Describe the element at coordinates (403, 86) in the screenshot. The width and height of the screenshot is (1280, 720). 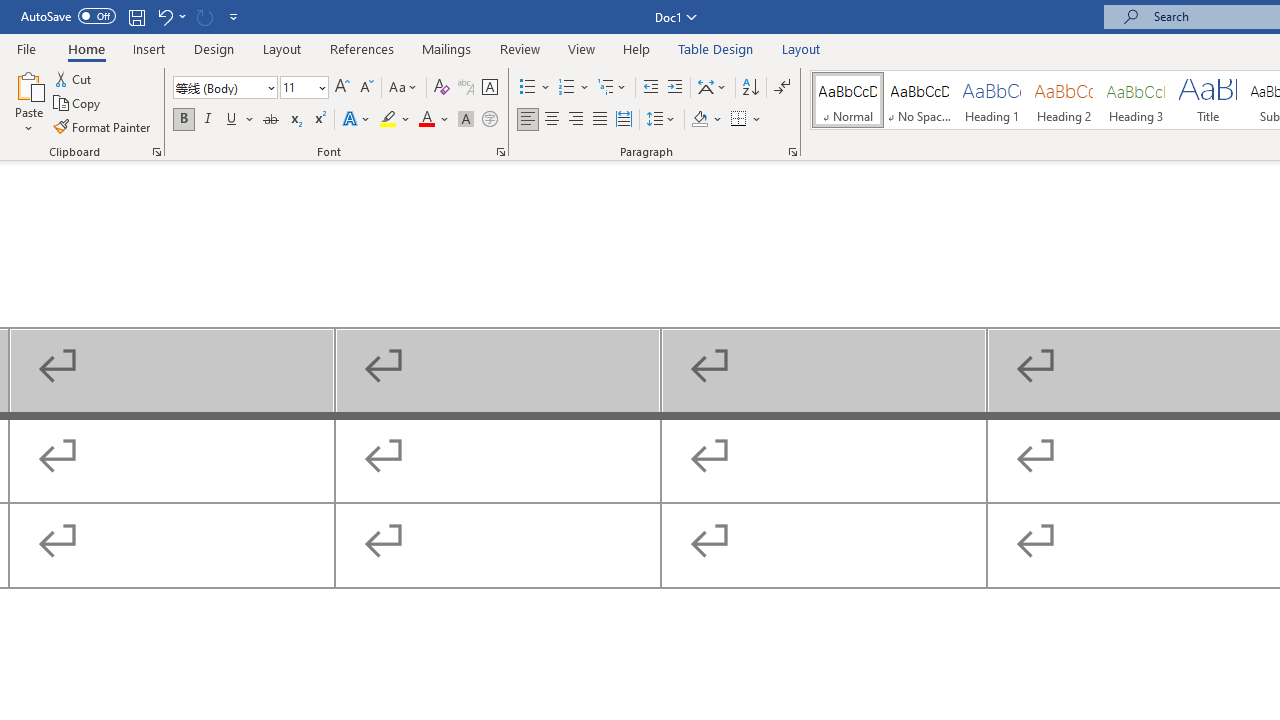
I see `'Change Case'` at that location.